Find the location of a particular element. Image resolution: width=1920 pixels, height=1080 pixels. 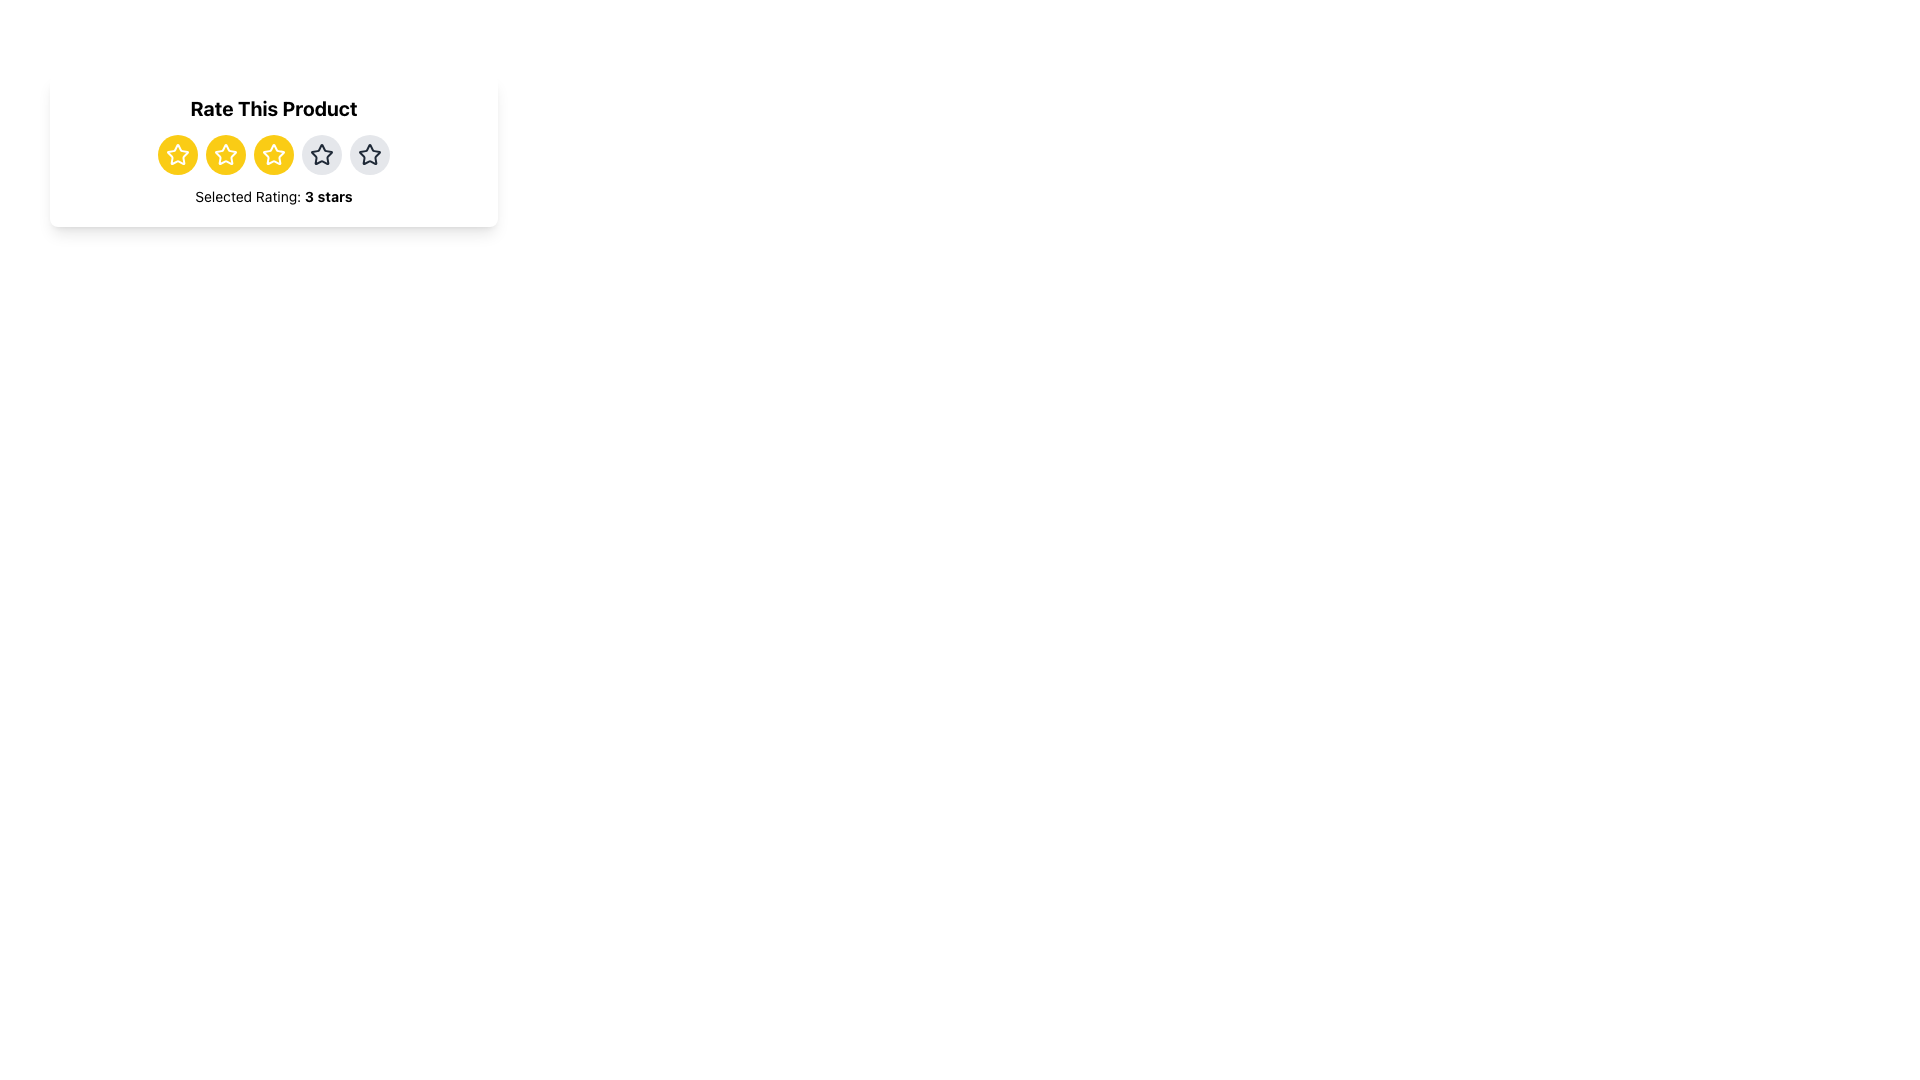

the first rating button below the text 'Rate This Product' is located at coordinates (177, 153).